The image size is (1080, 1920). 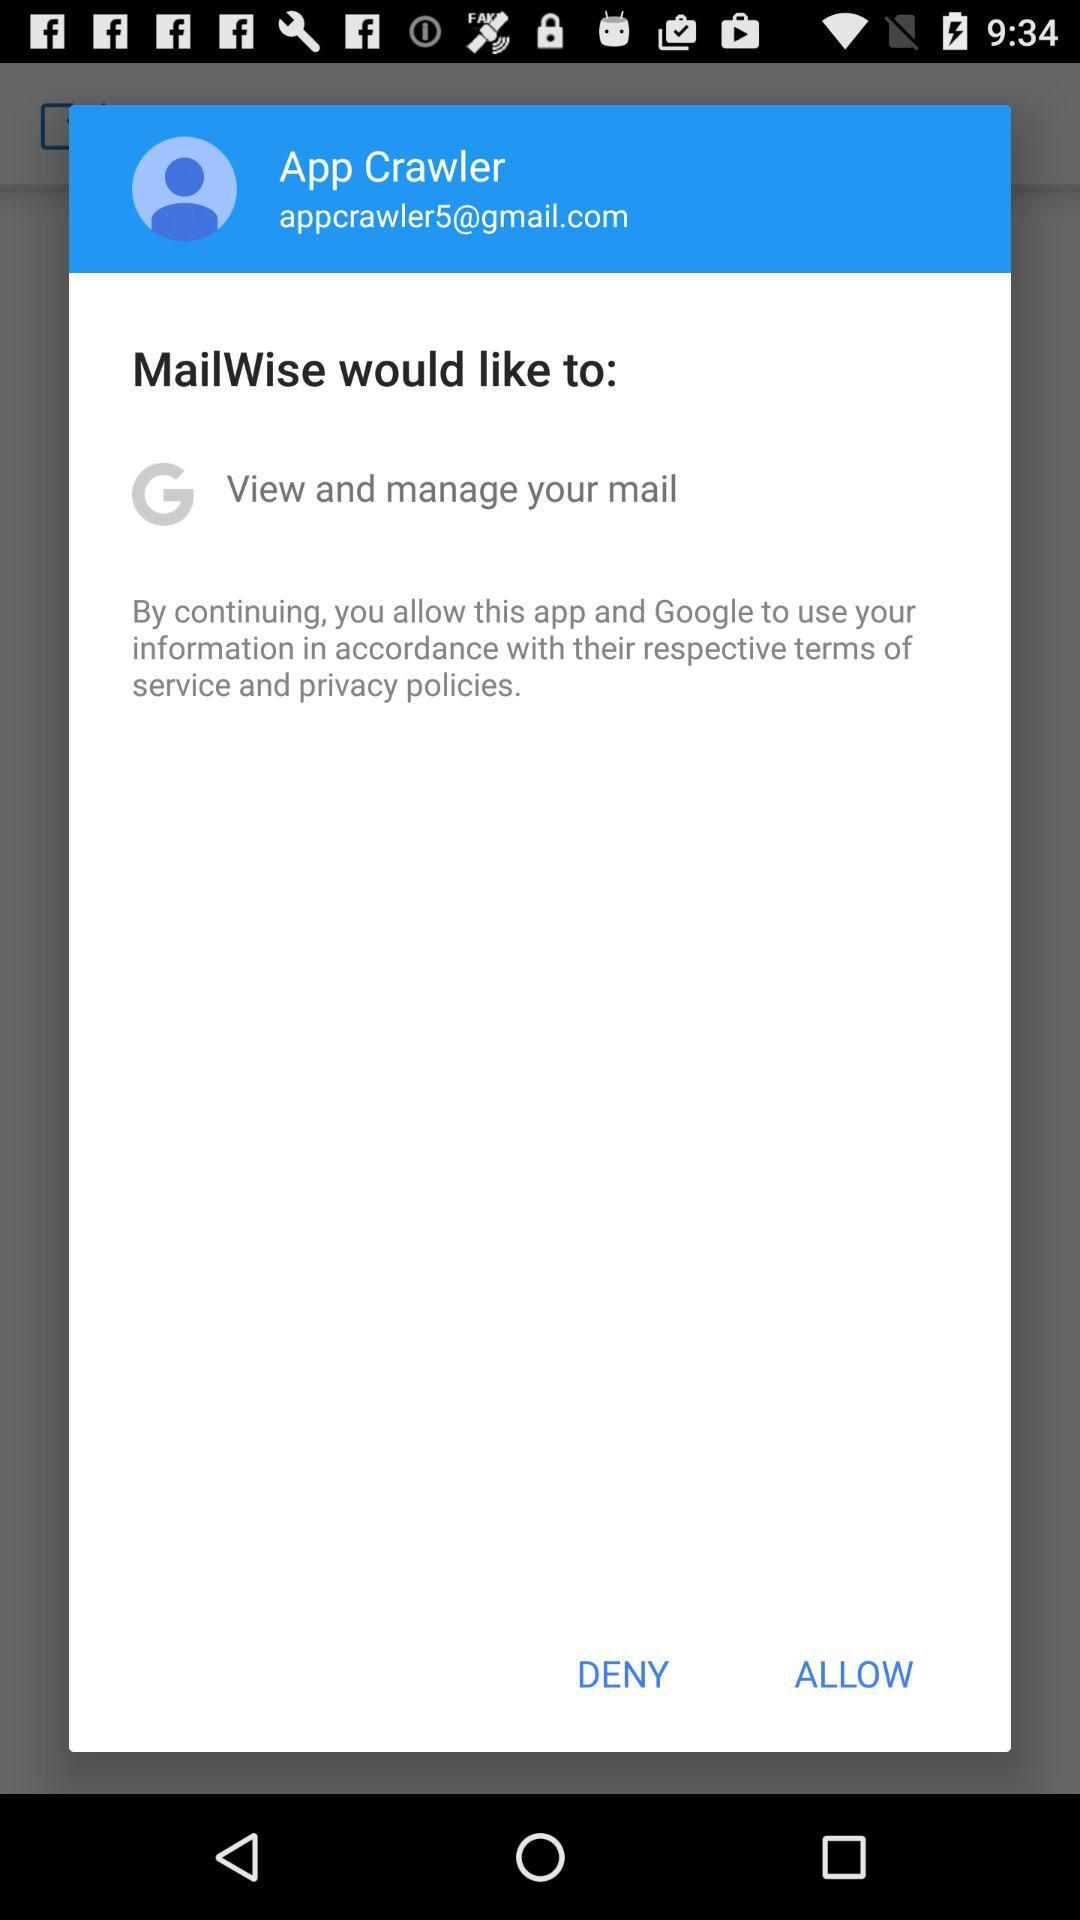 I want to click on app to the left of app crawler app, so click(x=184, y=188).